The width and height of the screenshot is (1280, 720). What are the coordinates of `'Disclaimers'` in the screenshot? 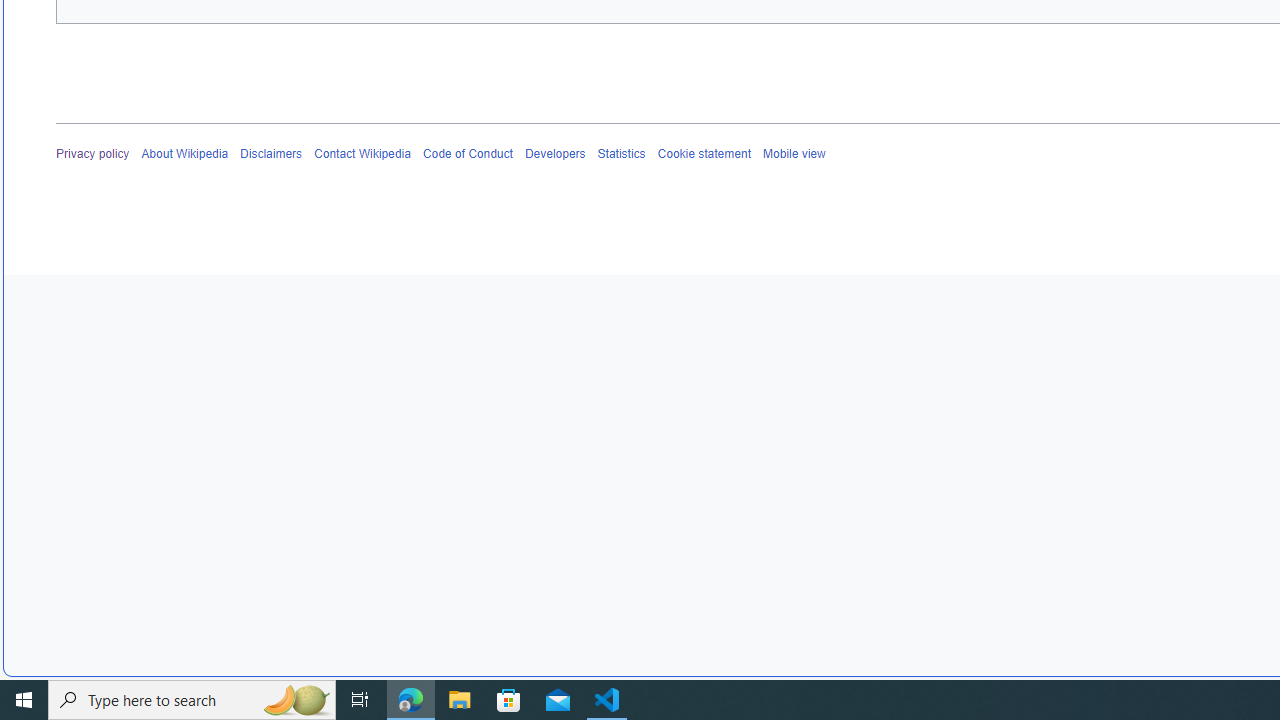 It's located at (271, 153).